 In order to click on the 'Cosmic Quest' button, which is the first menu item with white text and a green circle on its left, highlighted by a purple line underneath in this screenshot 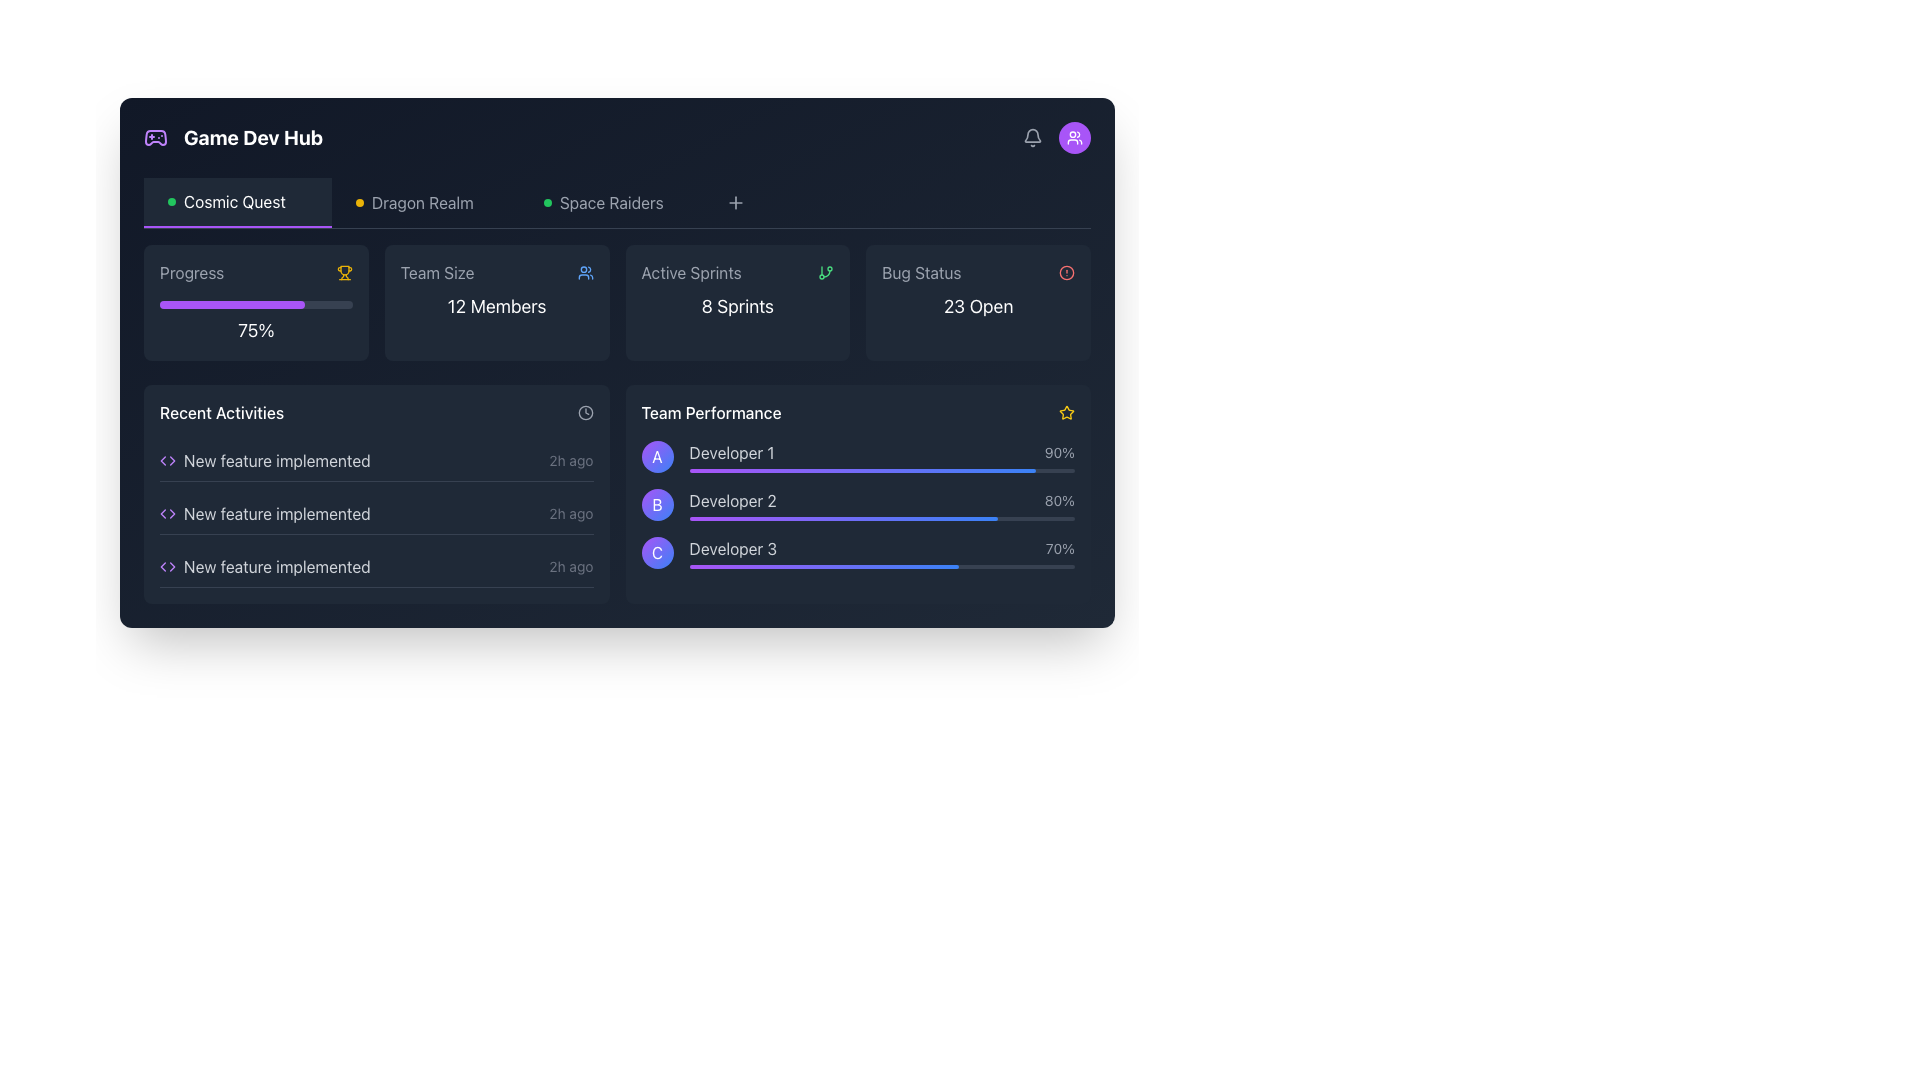, I will do `click(237, 203)`.